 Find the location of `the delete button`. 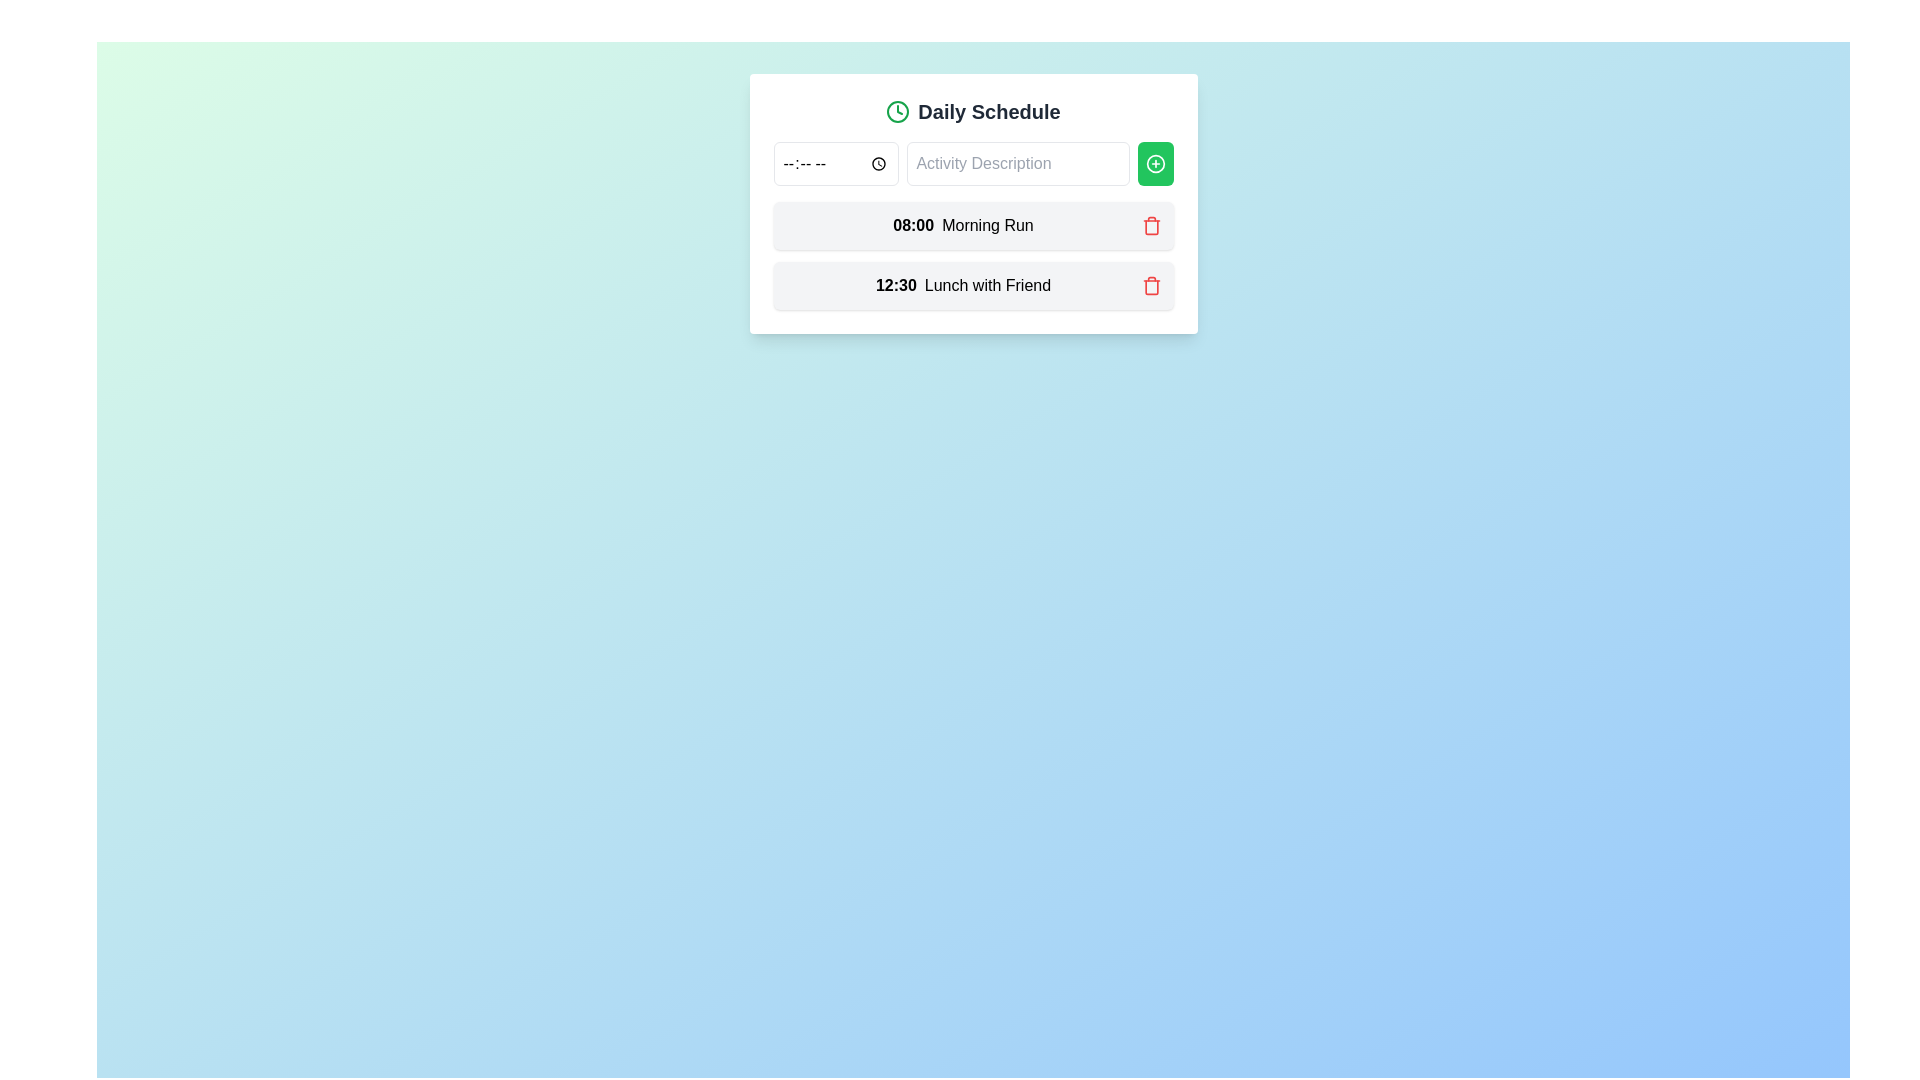

the delete button is located at coordinates (1151, 285).